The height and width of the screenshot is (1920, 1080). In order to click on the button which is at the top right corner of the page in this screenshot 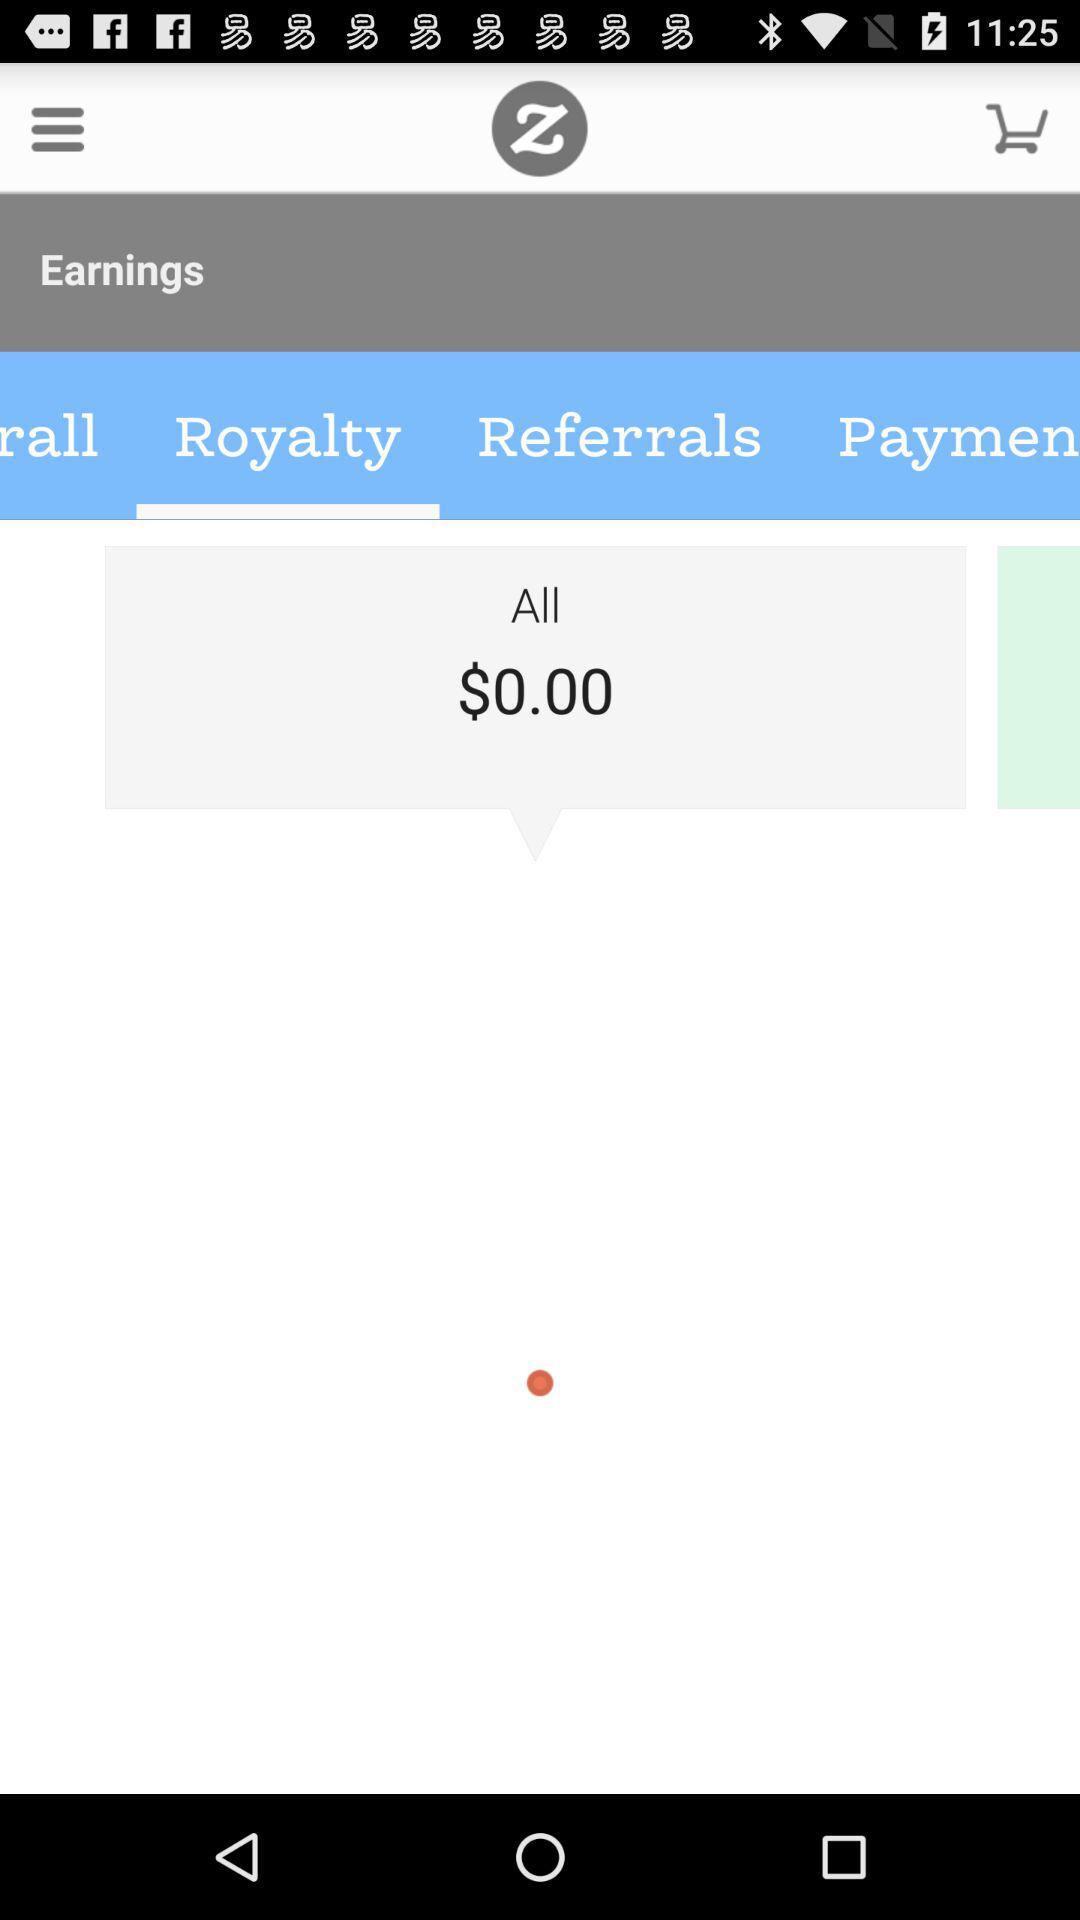, I will do `click(1017, 127)`.